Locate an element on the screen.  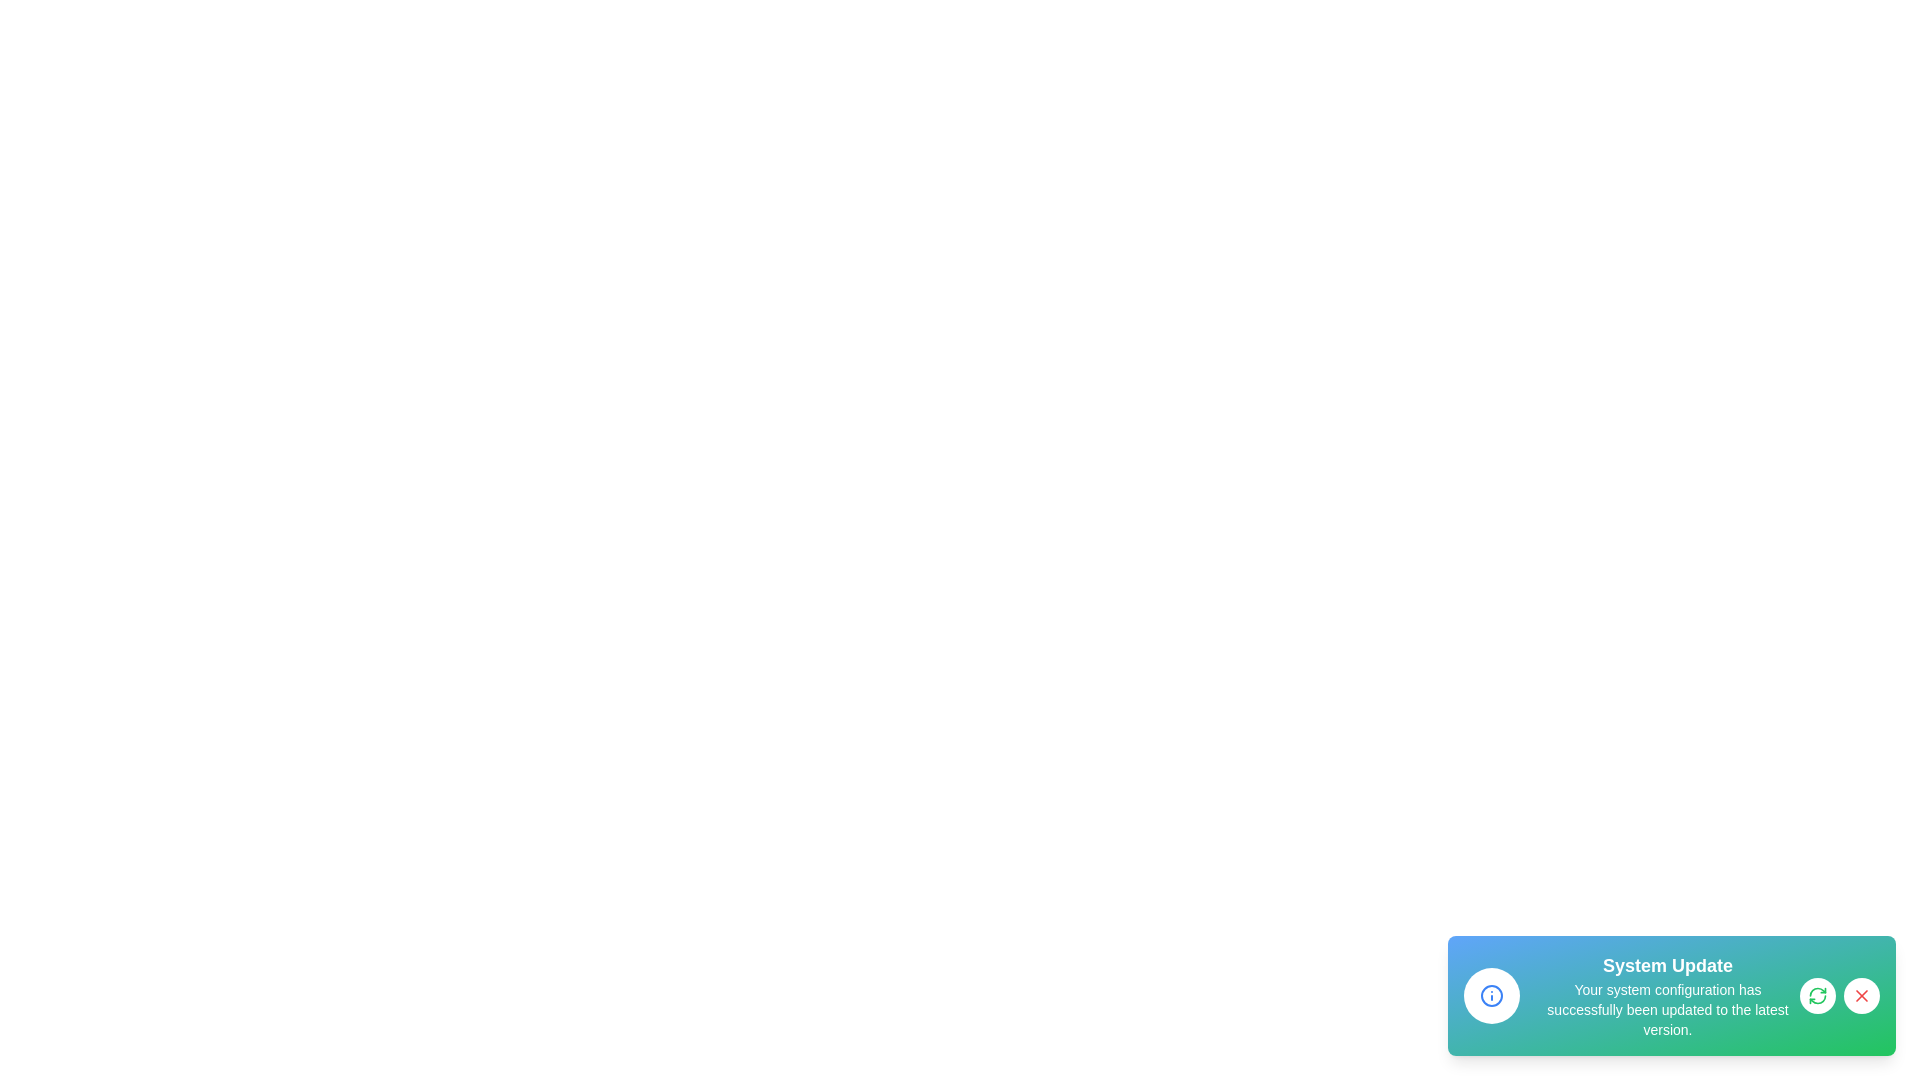
the close button of the notification is located at coordinates (1861, 995).